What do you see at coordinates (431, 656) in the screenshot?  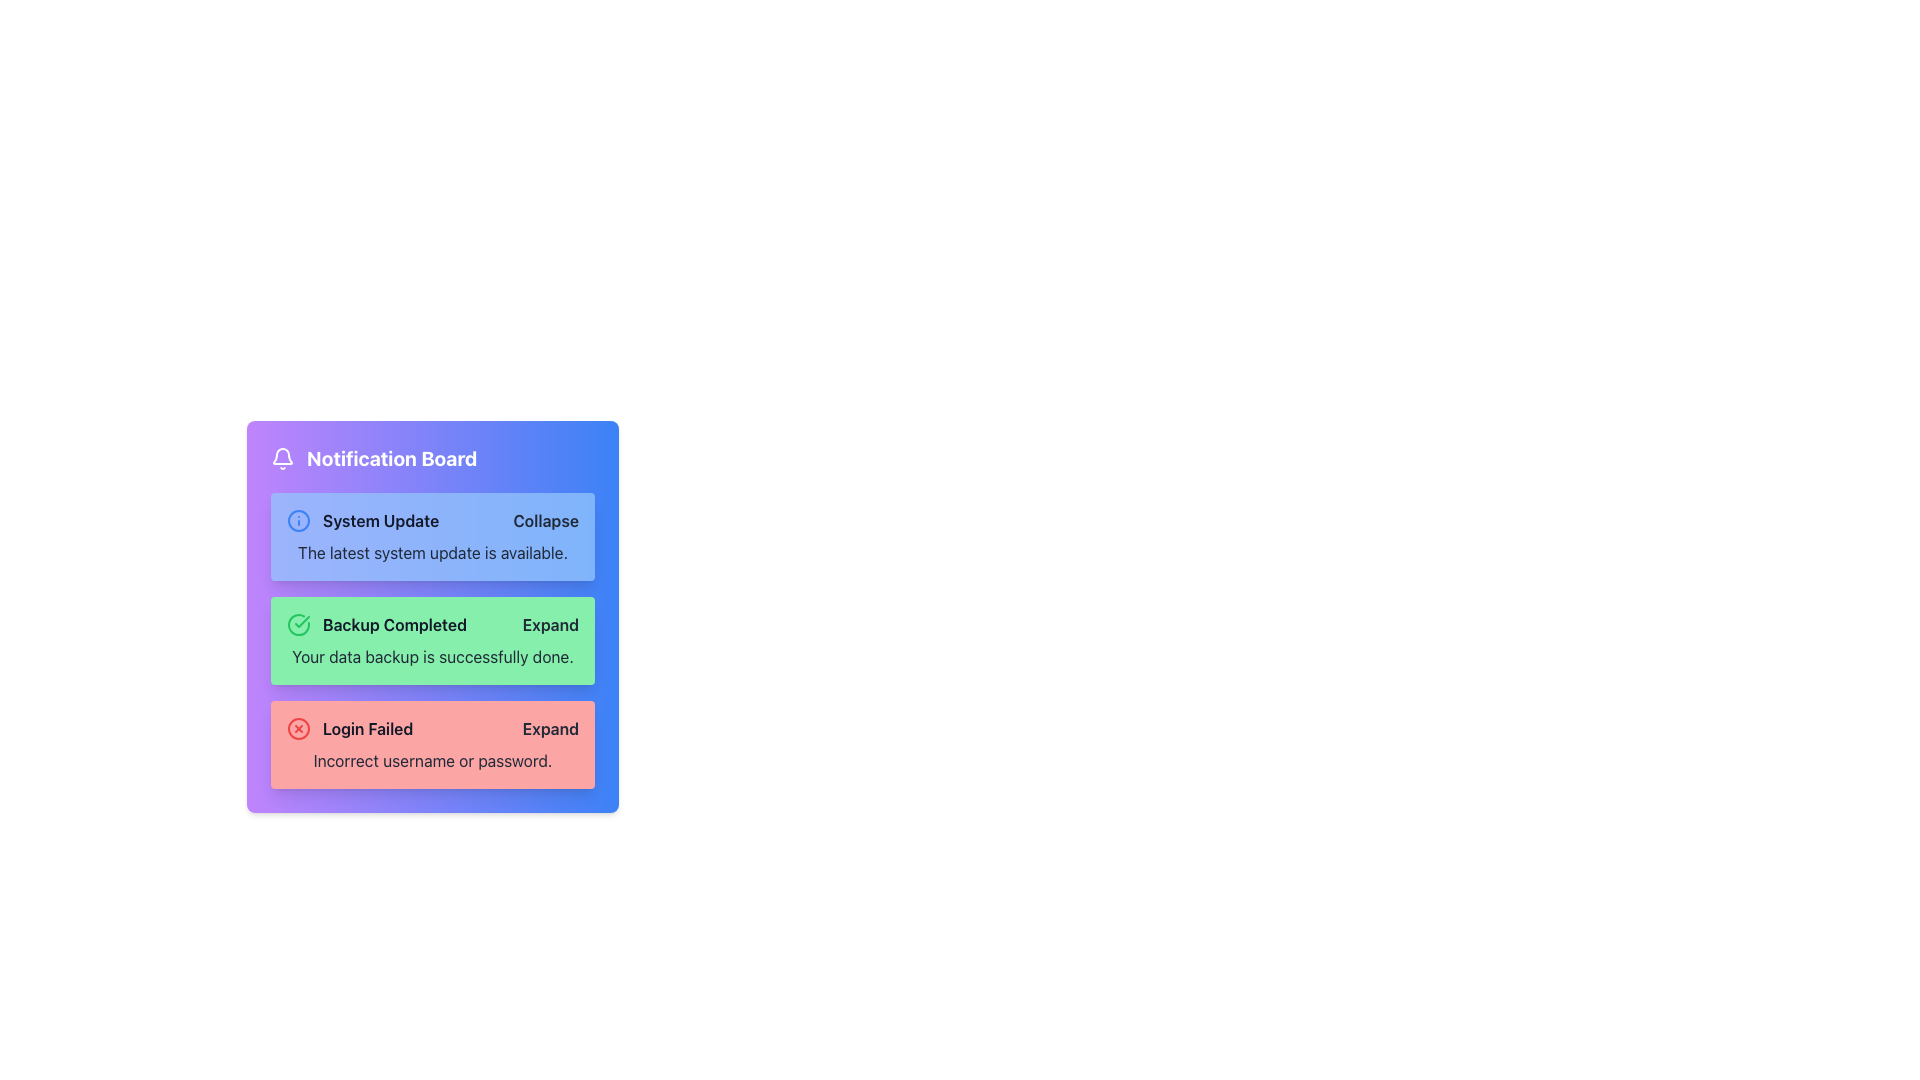 I see `informational message from the text label indicating the successful completion of a data backup, located within the green notification card titled 'Backup Completed.'` at bounding box center [431, 656].